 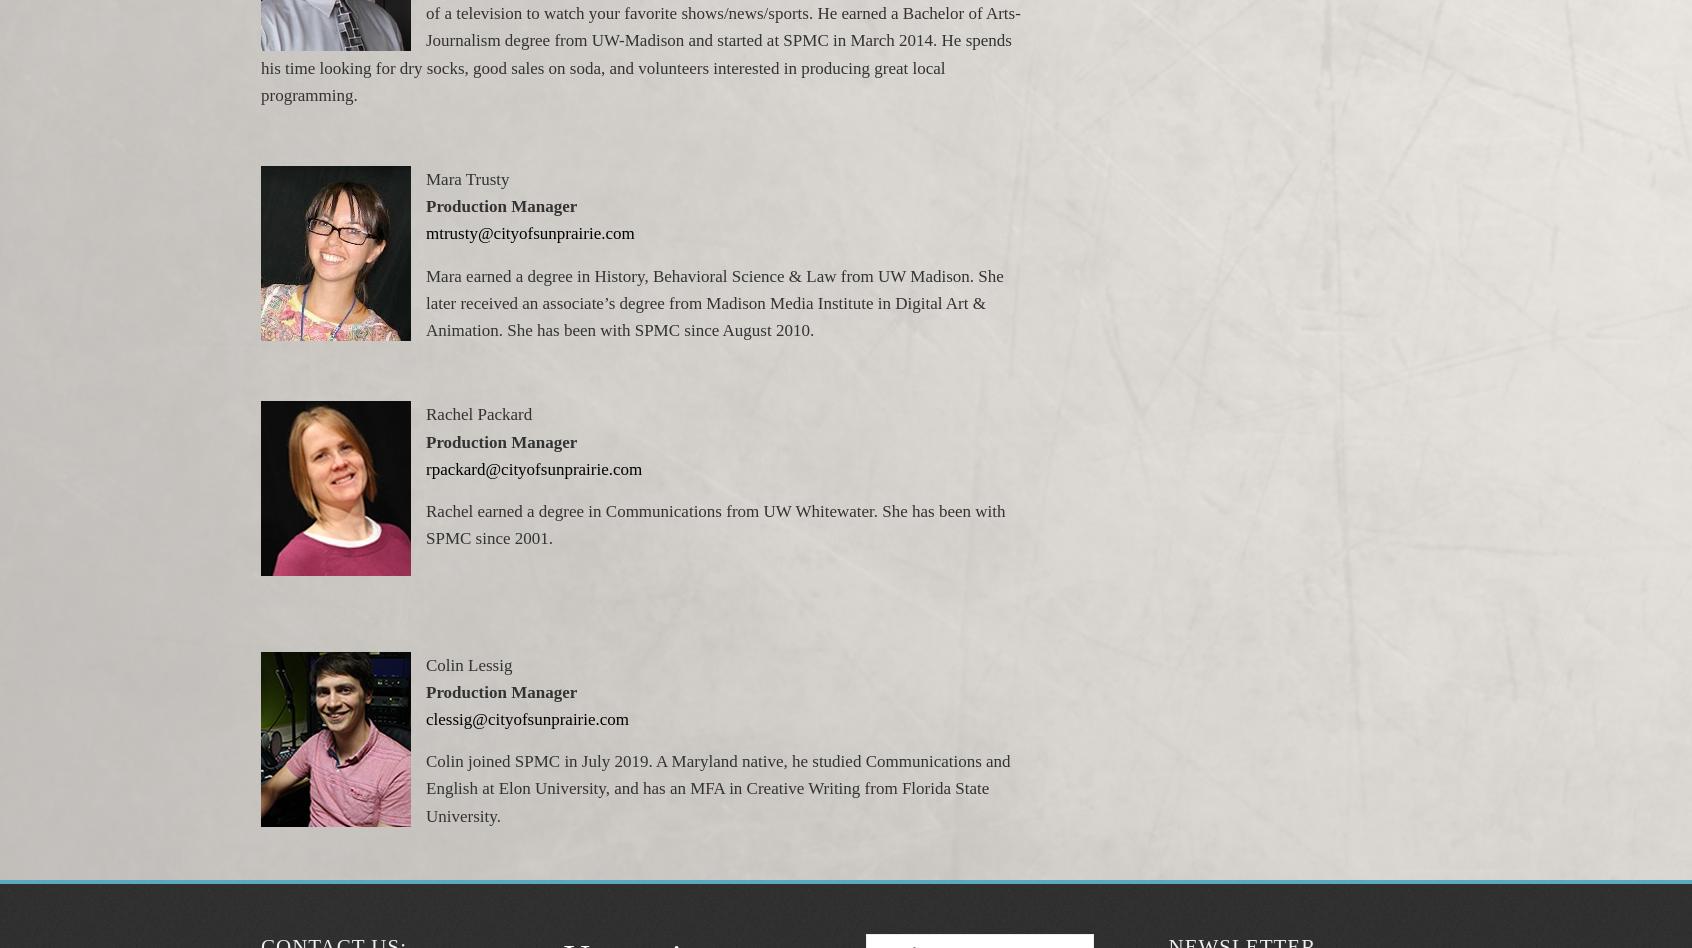 I want to click on 'clessig@cityofsunprairie.com', so click(x=527, y=719).